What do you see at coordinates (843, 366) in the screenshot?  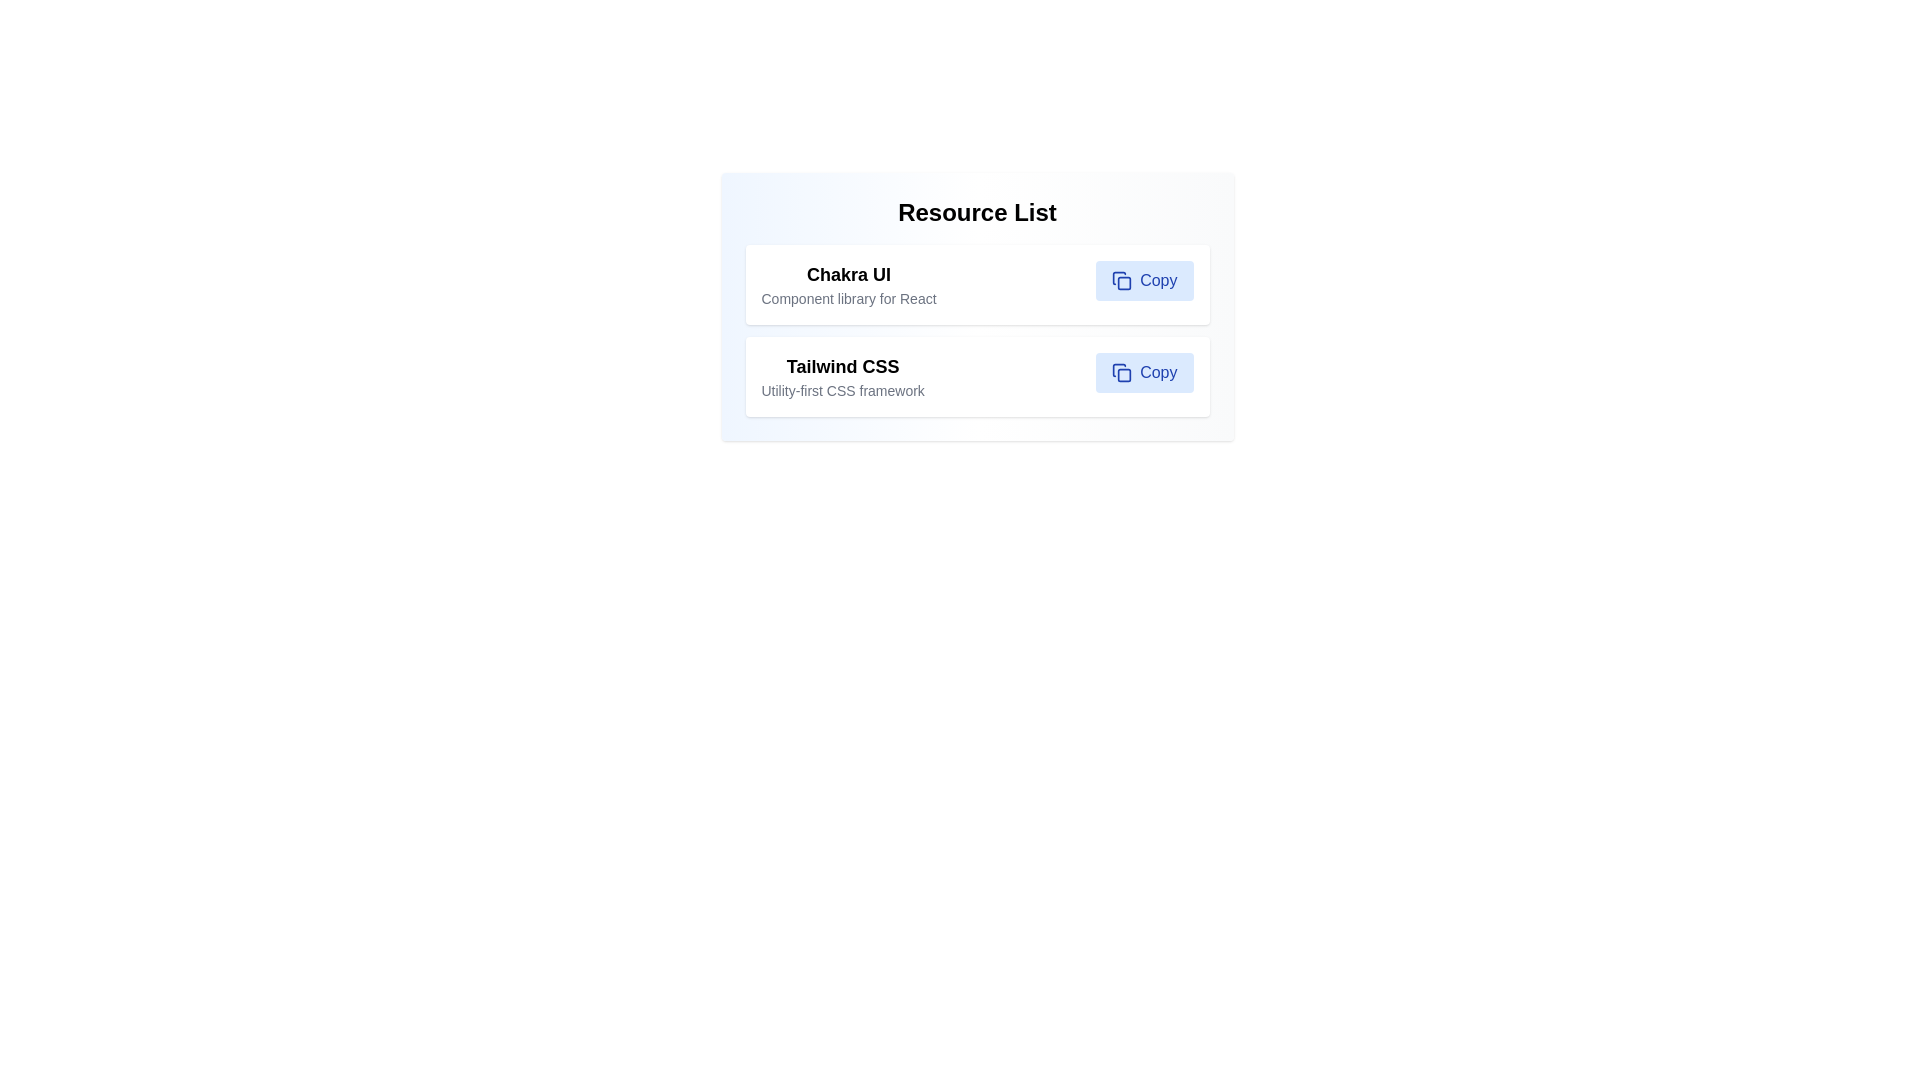 I see `the bold text label 'Tailwind CSS' located in the second card of the vertical list, which is above the 'Copy' button and below the 'Chakra UI' card` at bounding box center [843, 366].